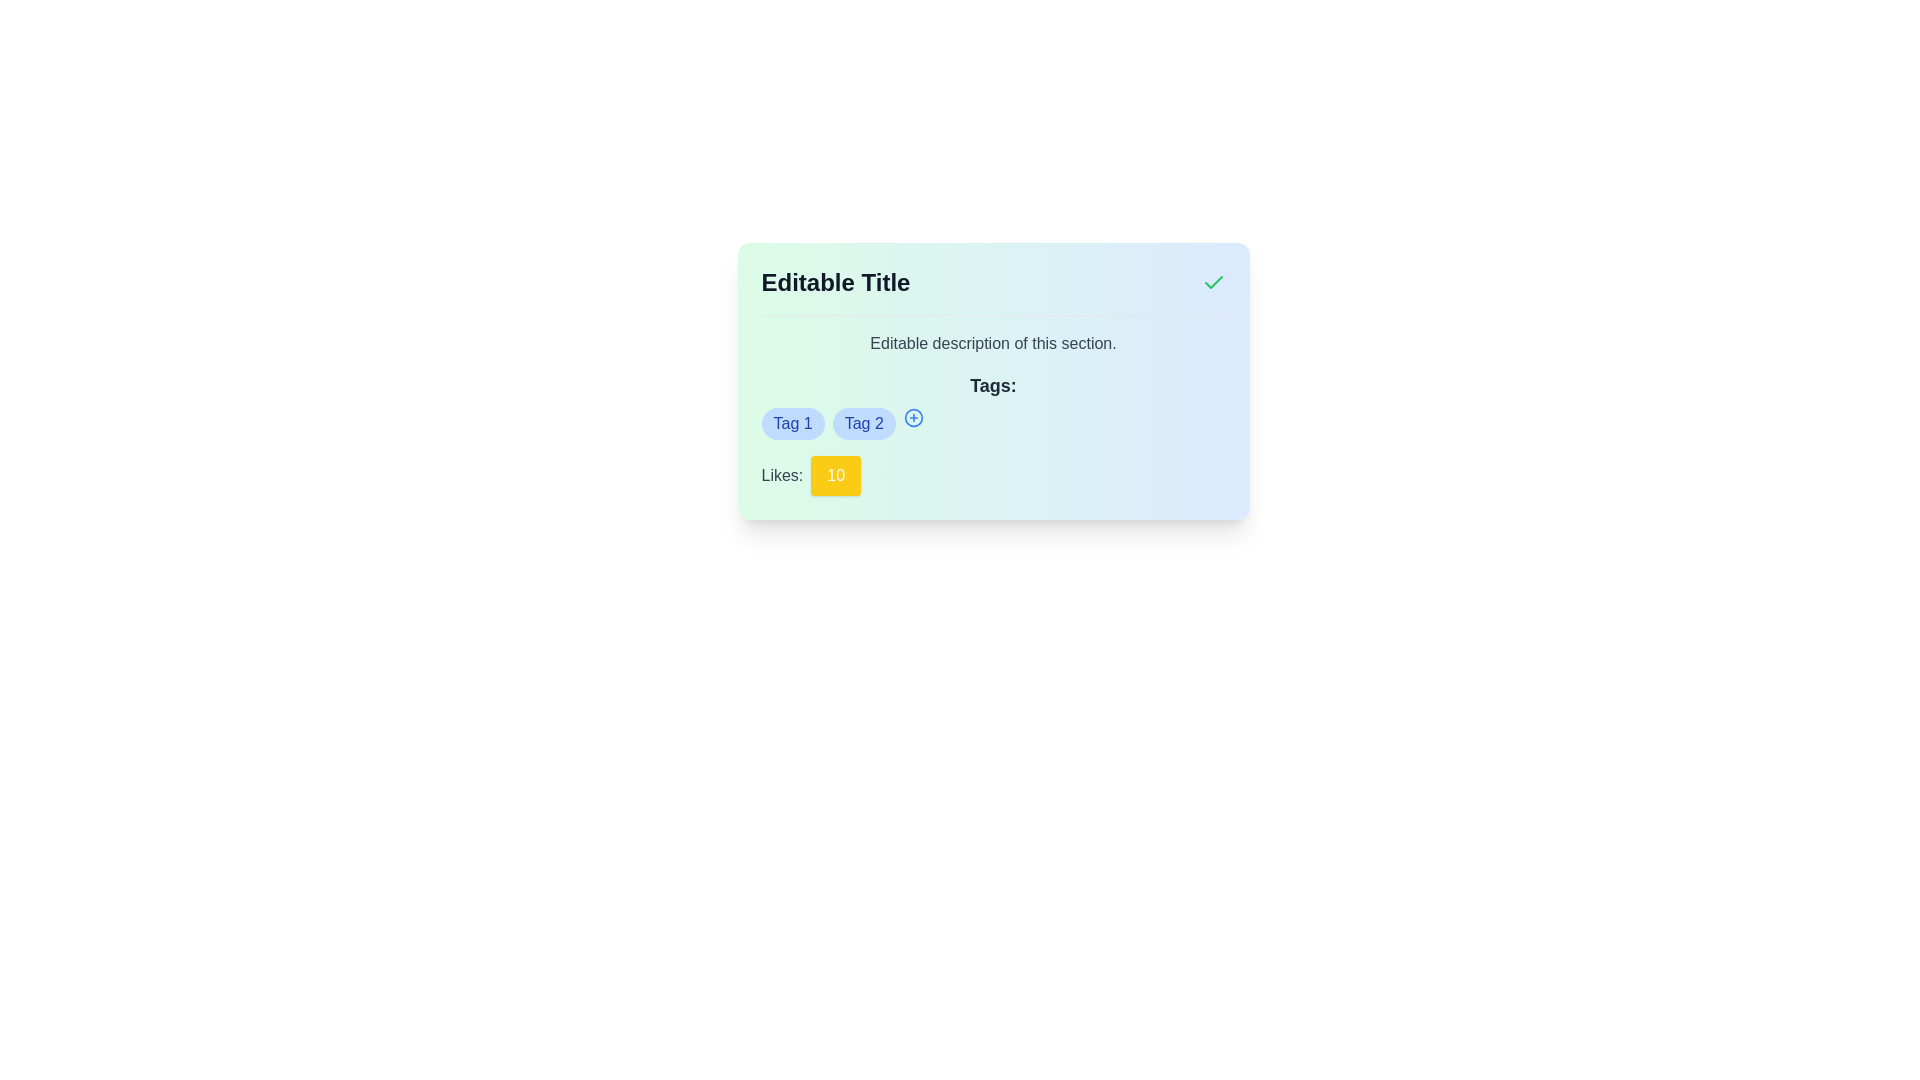  I want to click on the first tag element located under the 'Tags:' label, which serves as a visual tag or label for categorizing content, so click(792, 423).